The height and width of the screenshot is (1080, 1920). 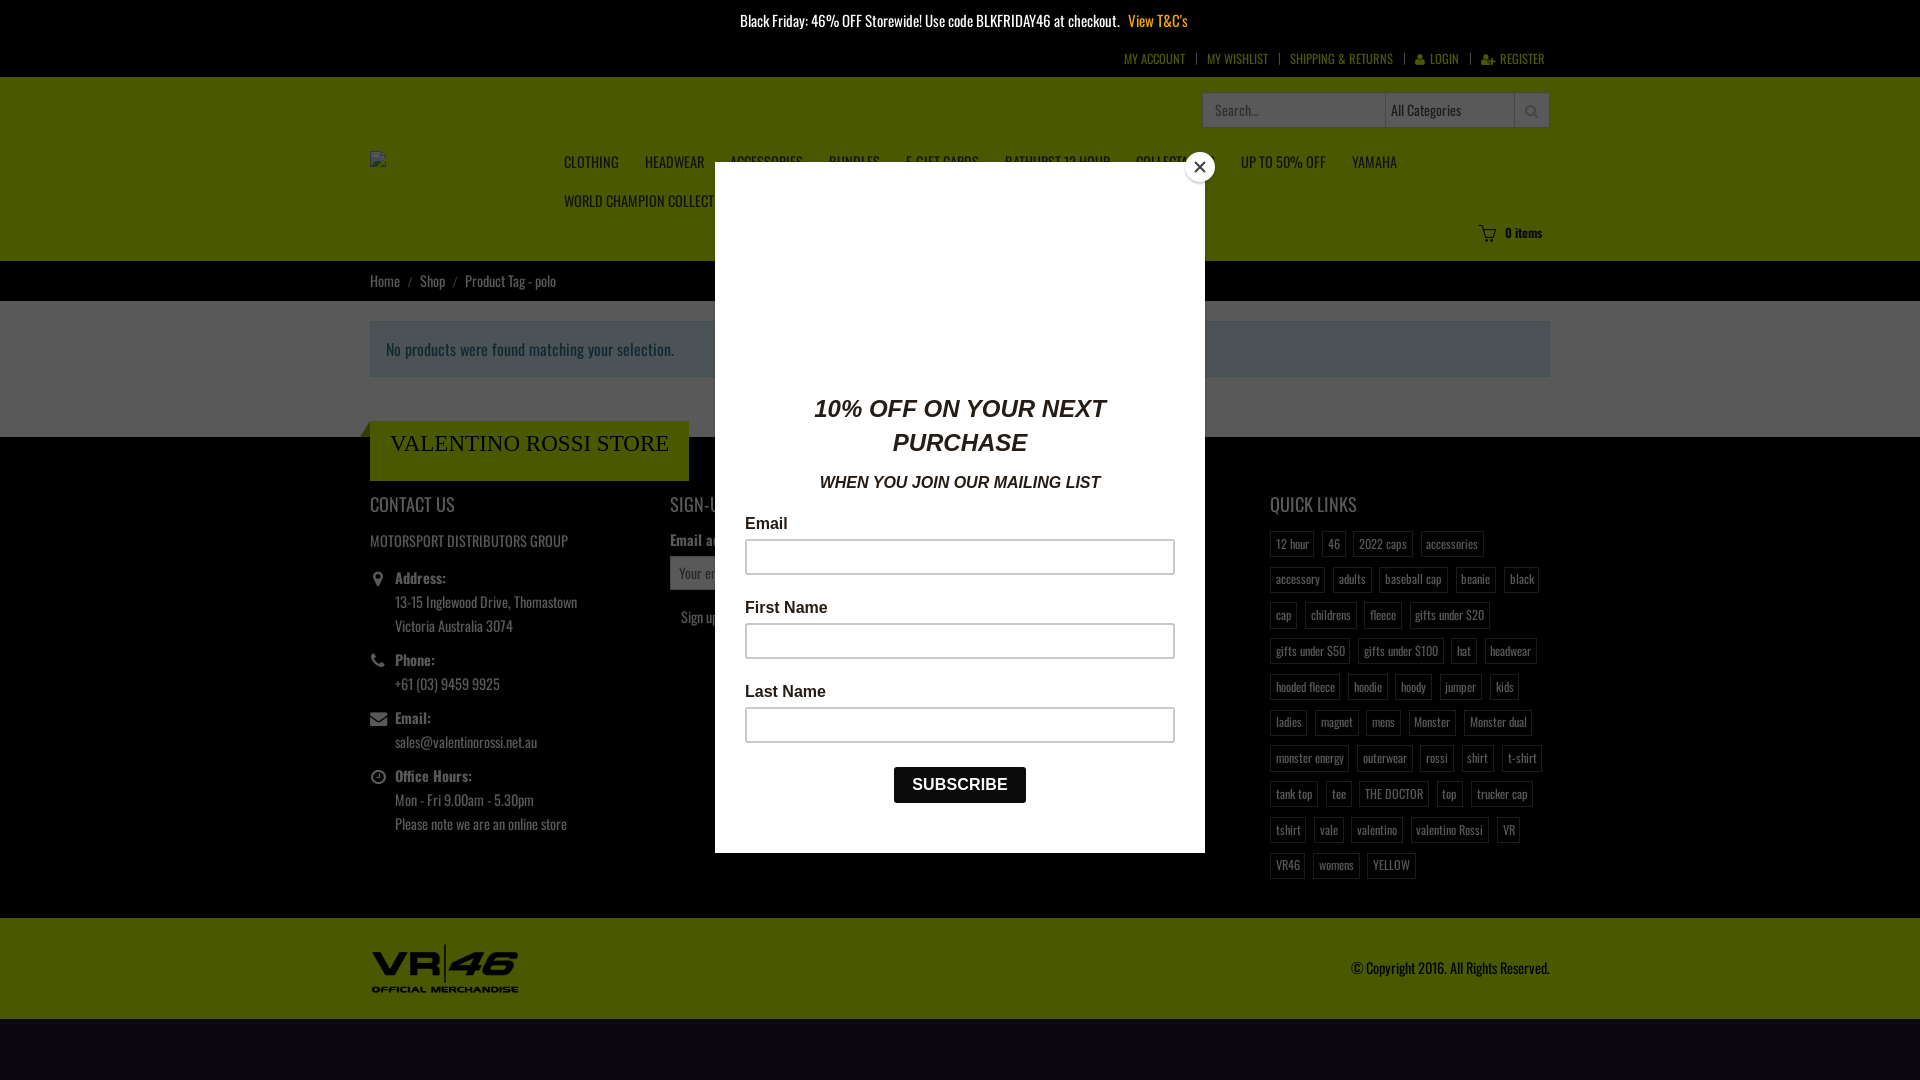 I want to click on 'magnet', so click(x=1336, y=722).